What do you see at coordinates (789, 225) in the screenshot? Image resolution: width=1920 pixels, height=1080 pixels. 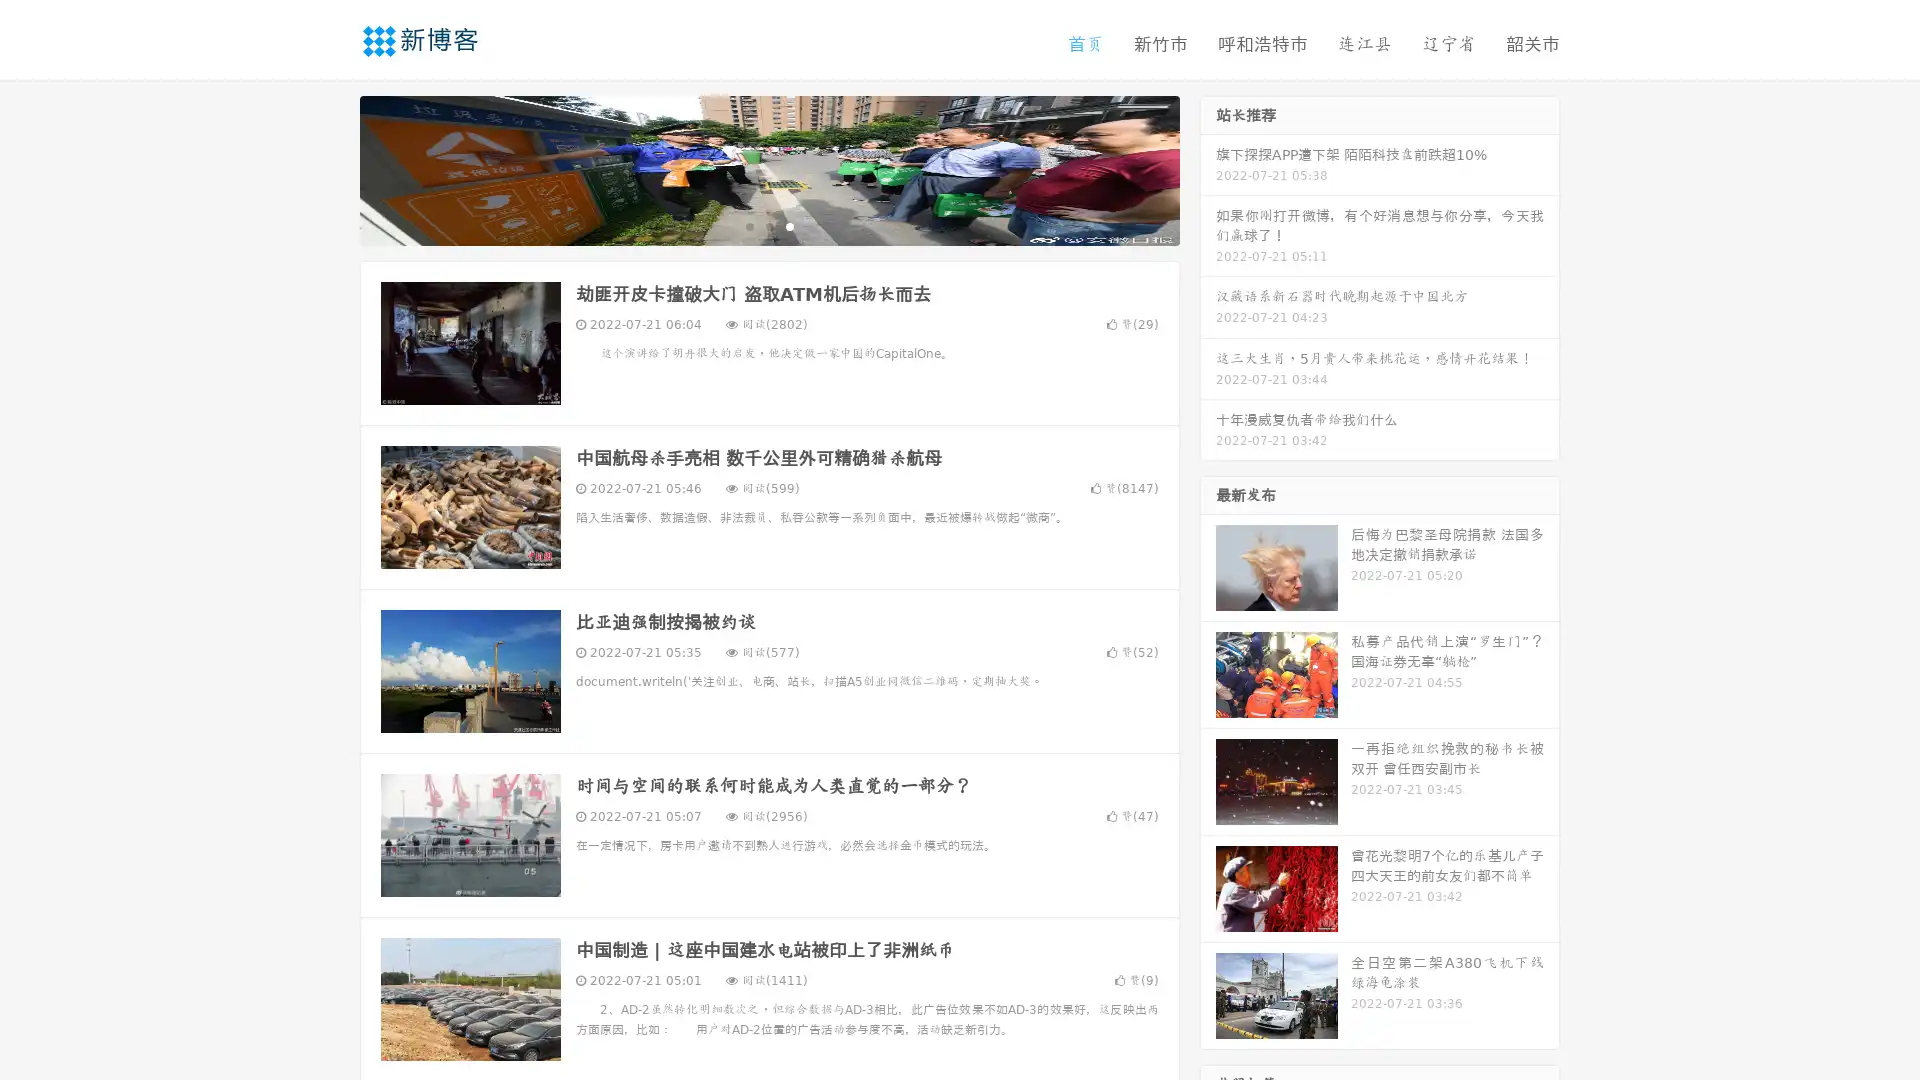 I see `Go to slide 3` at bounding box center [789, 225].